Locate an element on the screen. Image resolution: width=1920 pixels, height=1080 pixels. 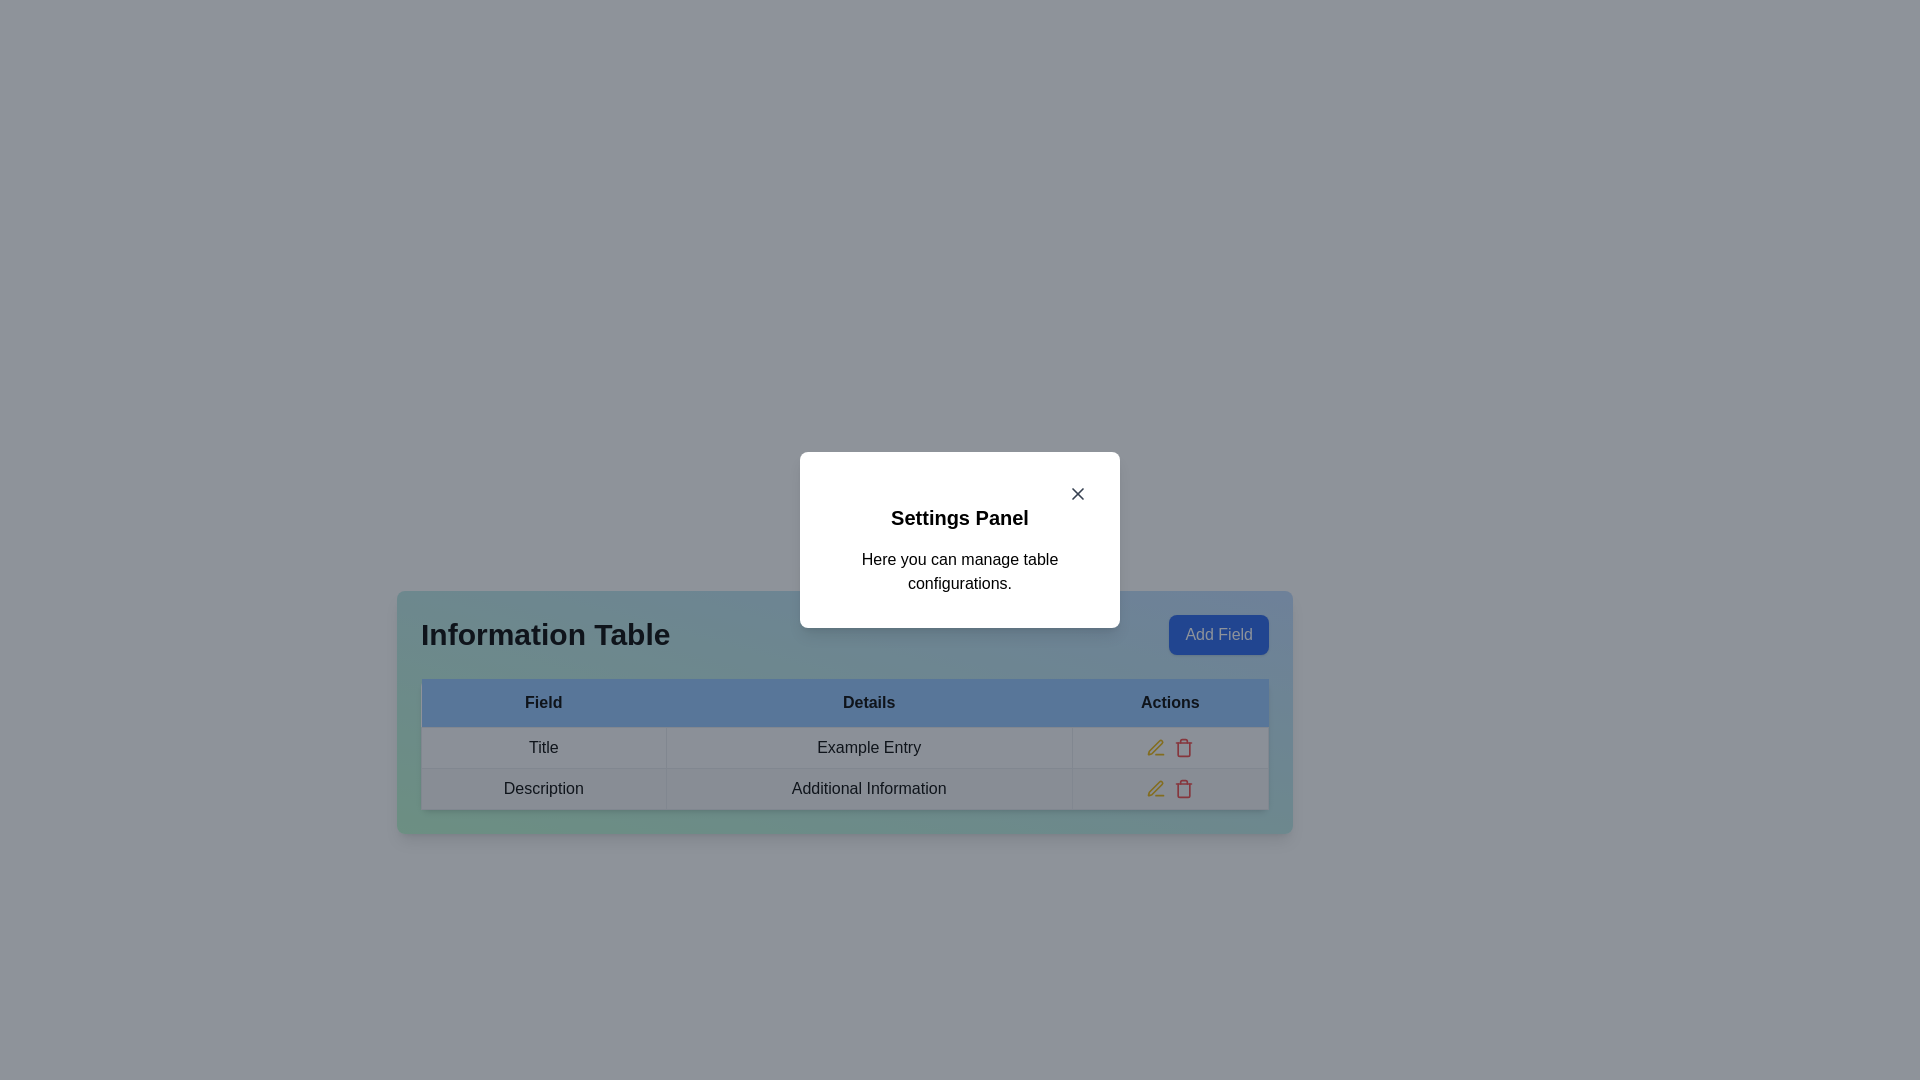
the static informational cell in the second column of the first data row in the table, which represents a detail entry is located at coordinates (869, 748).